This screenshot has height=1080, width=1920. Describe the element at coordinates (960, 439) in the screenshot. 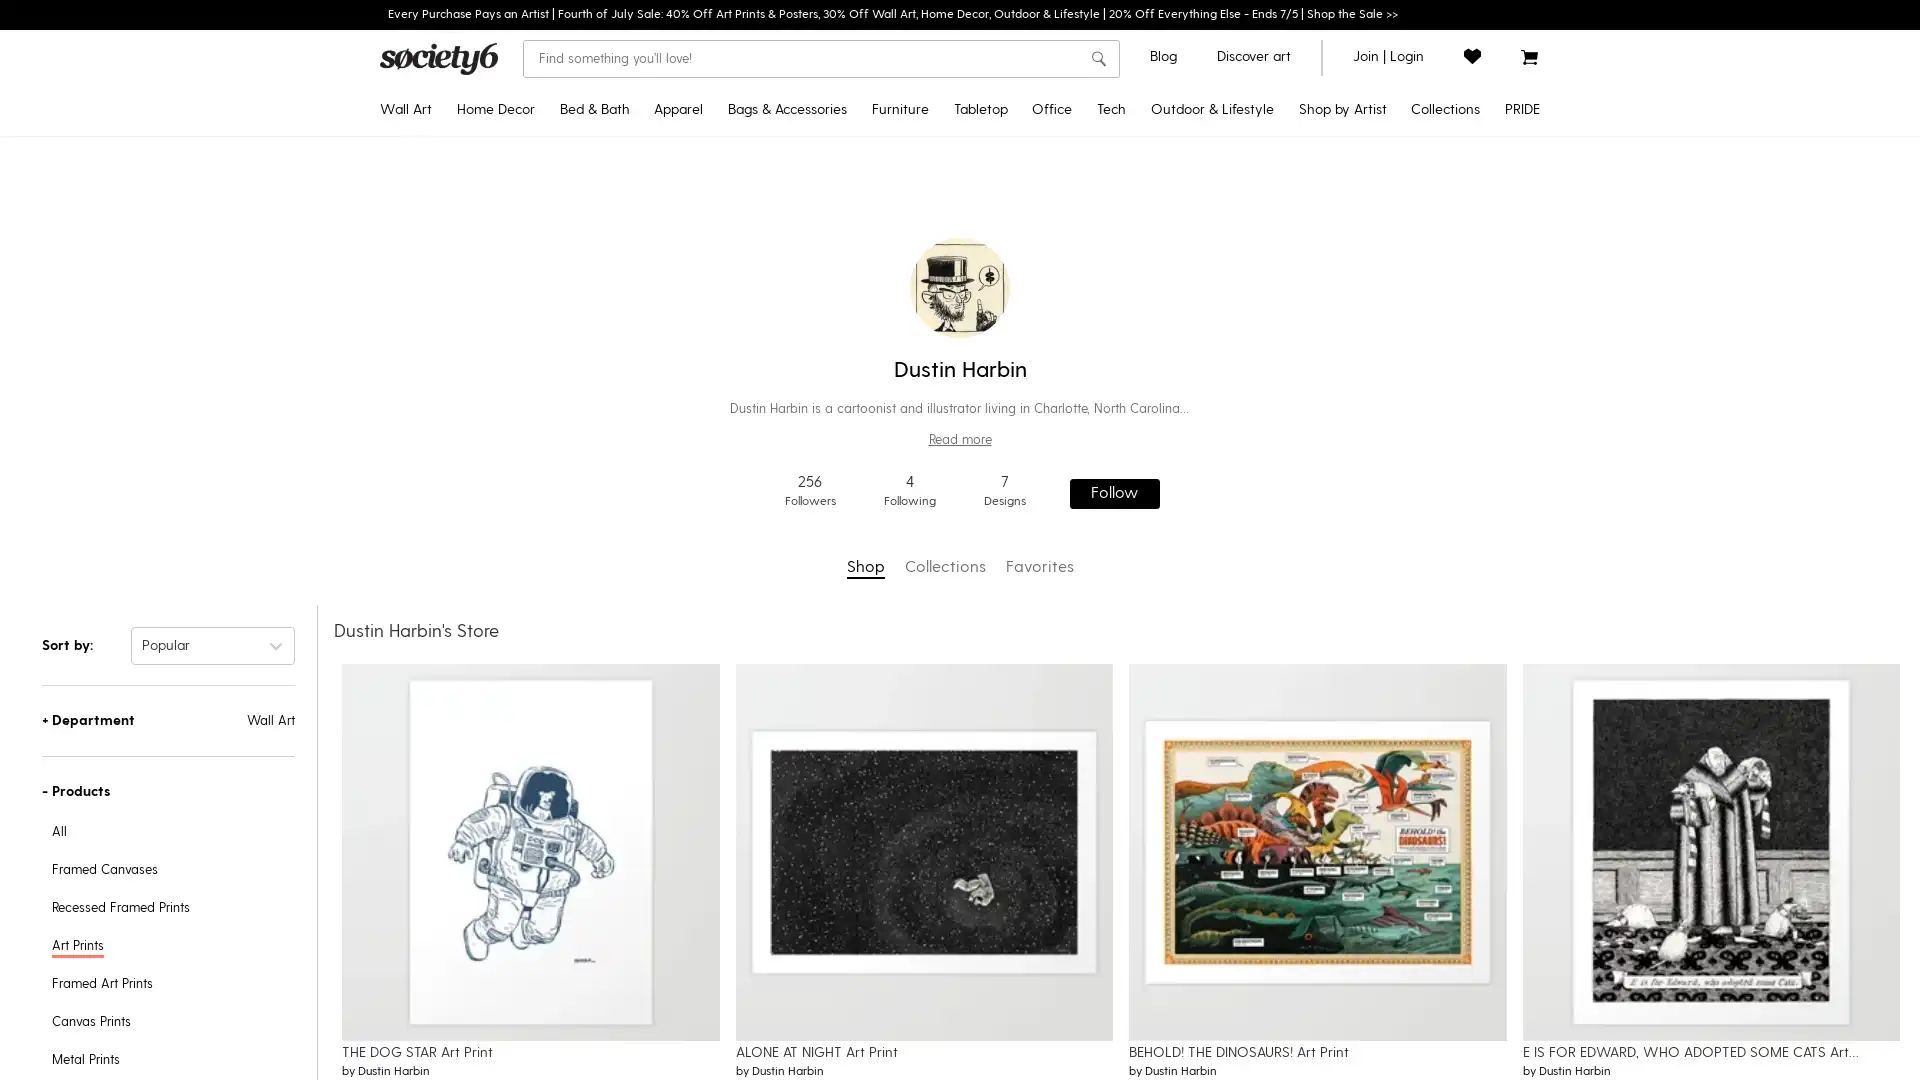

I see `Read more` at that location.